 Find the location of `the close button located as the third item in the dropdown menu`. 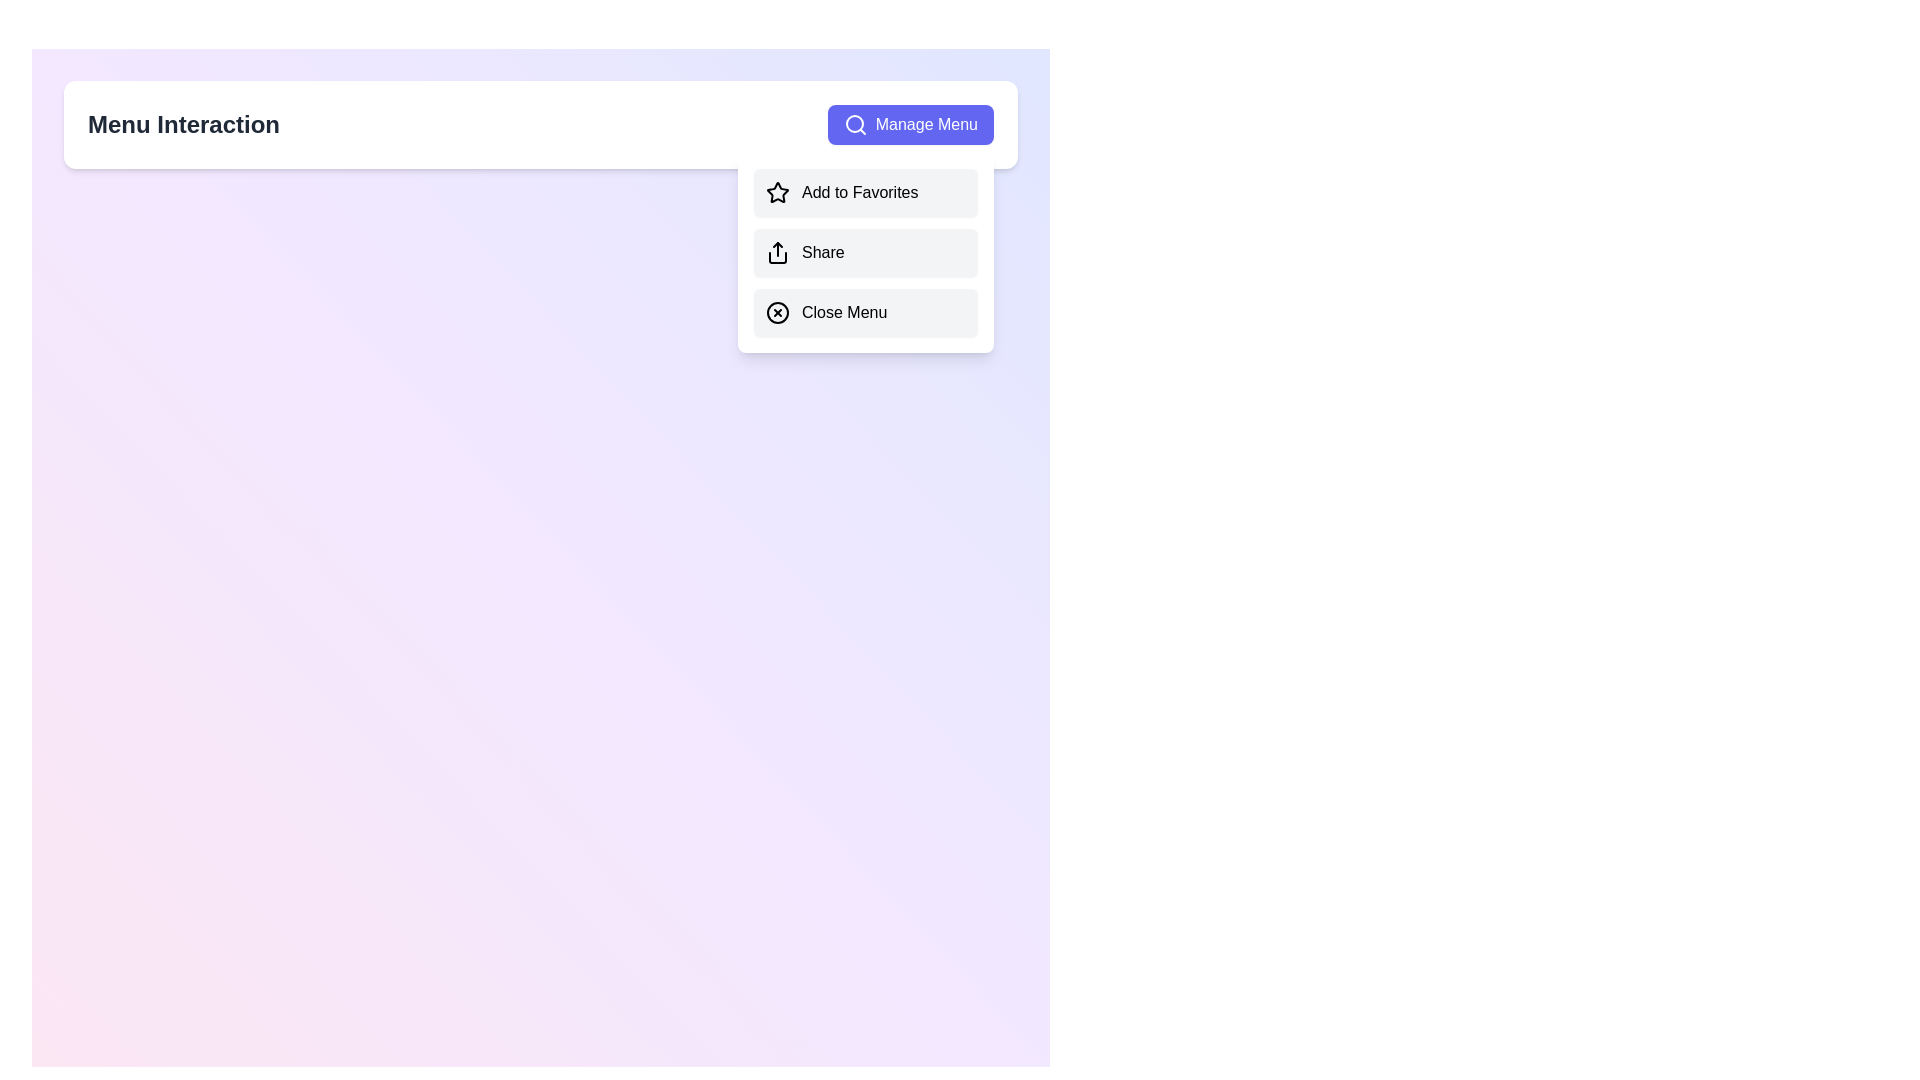

the close button located as the third item in the dropdown menu is located at coordinates (865, 312).